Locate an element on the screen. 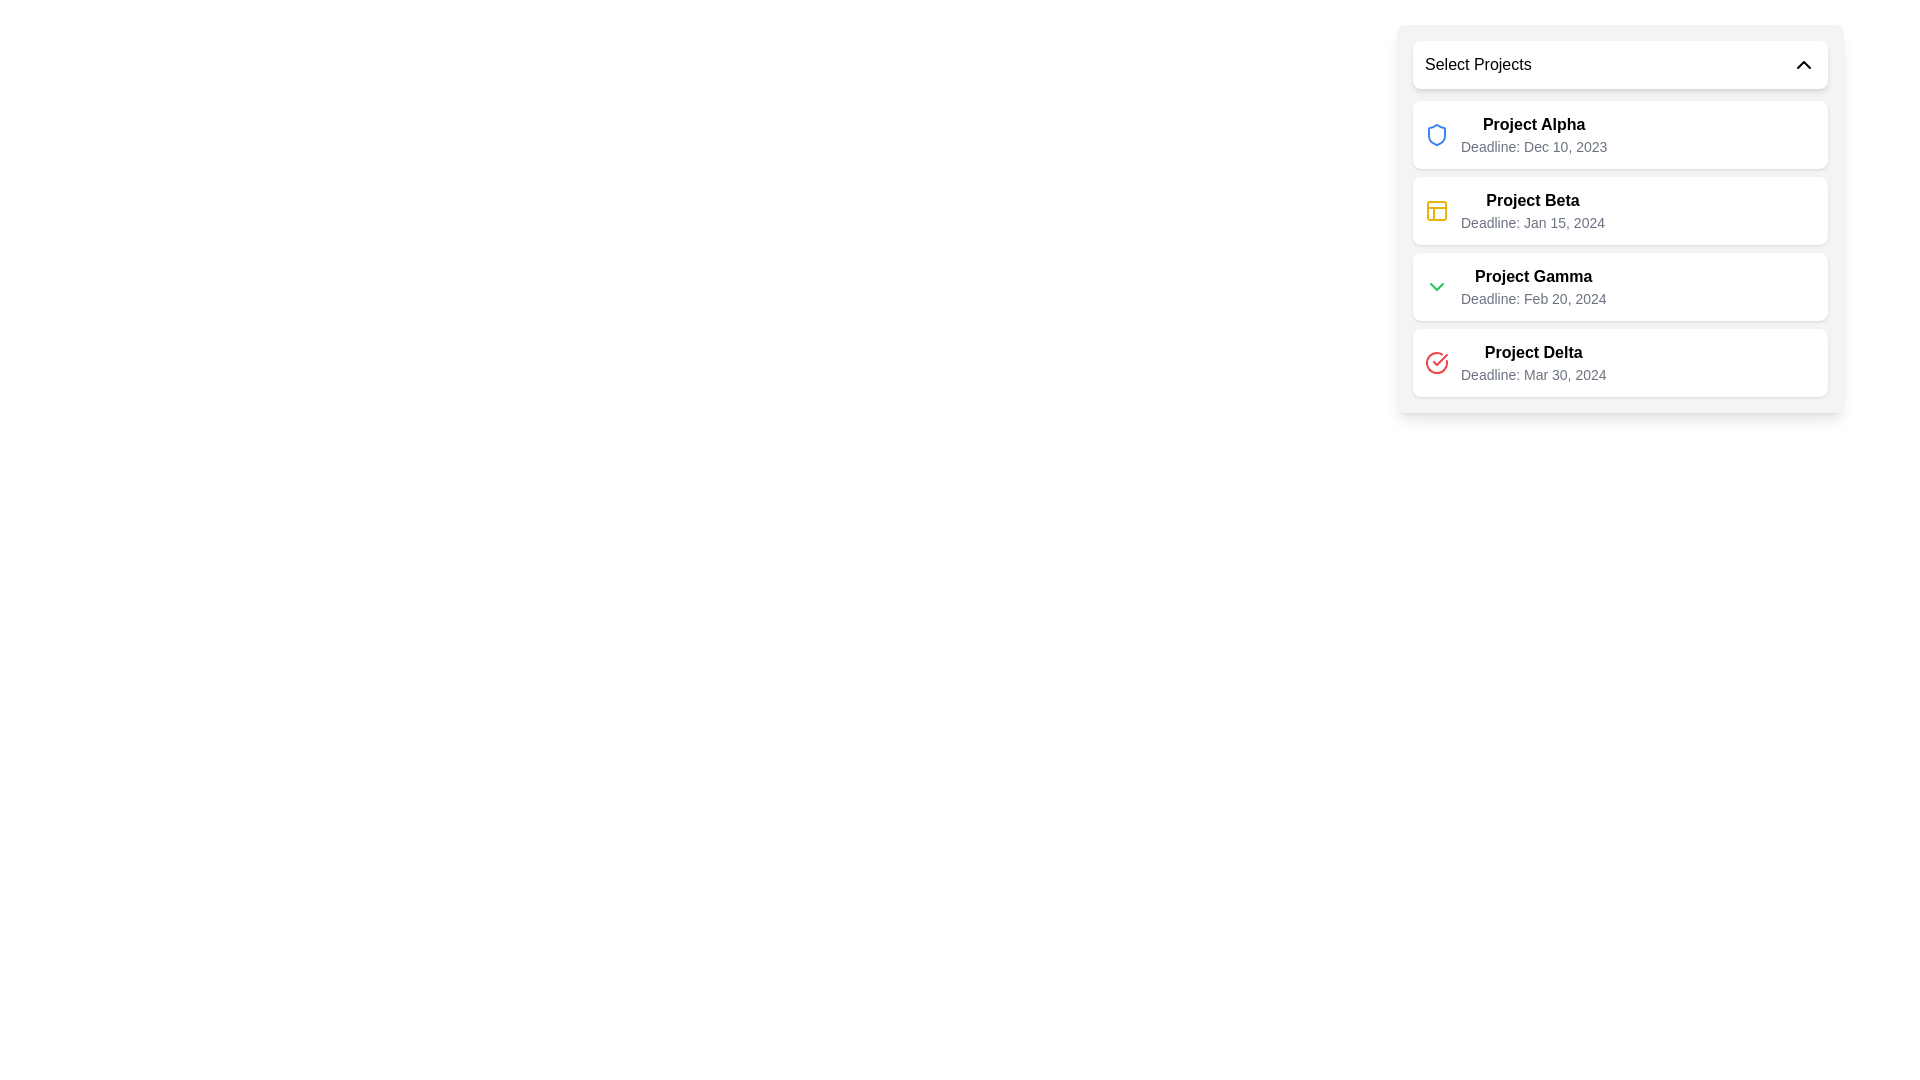  the red circular icon with a checkmark inside, located to the left of the text 'Project Delta' in the project list is located at coordinates (1435, 362).